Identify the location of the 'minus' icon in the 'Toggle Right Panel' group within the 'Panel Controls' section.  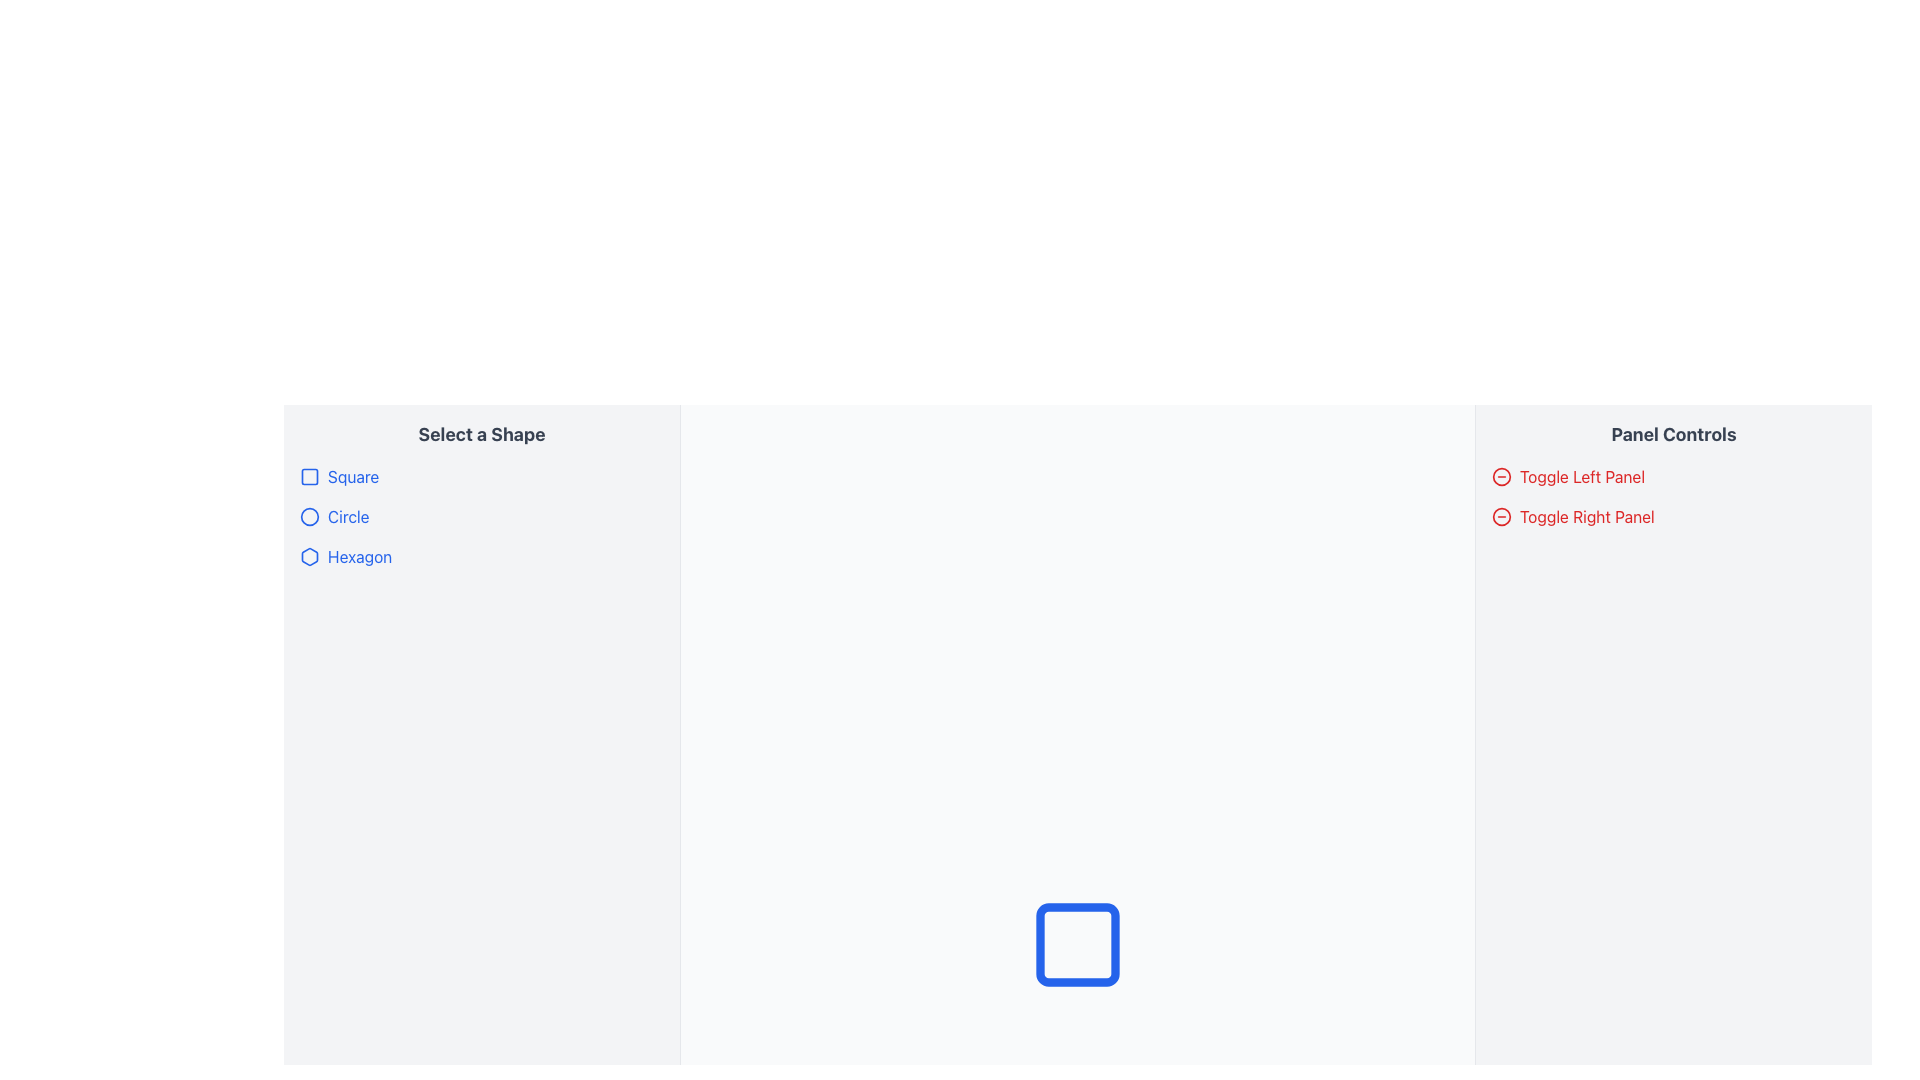
(1502, 515).